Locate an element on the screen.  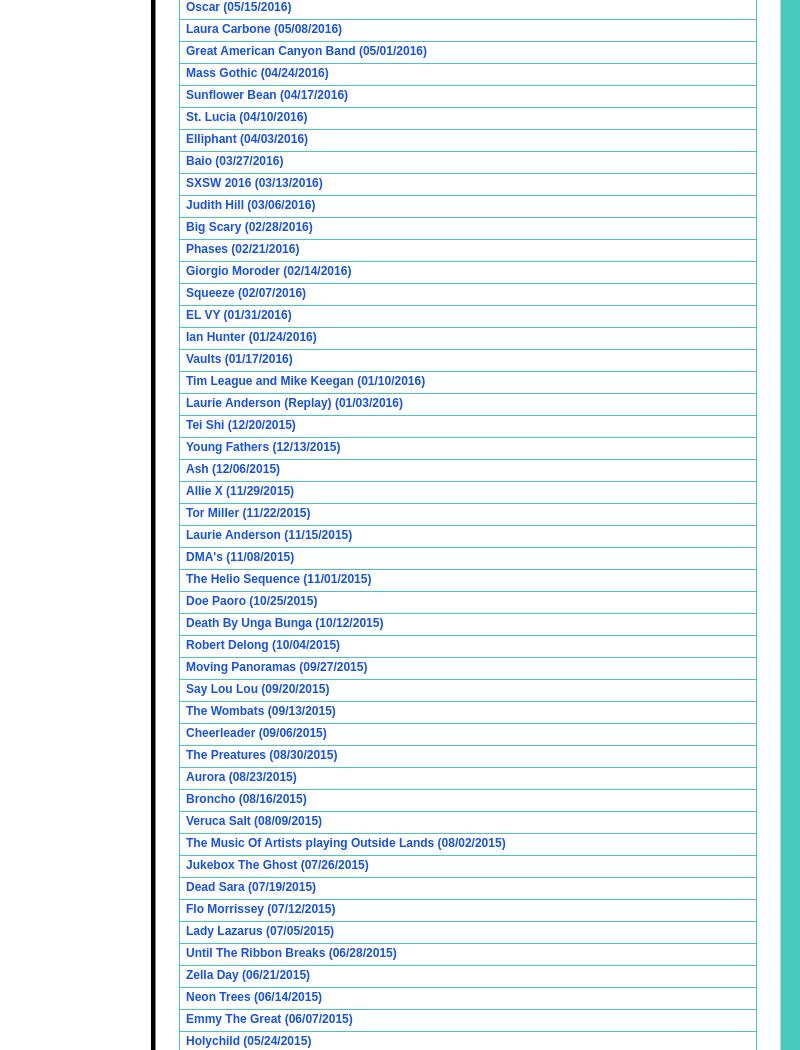
'Allie X (11/29/2015)' is located at coordinates (185, 489).